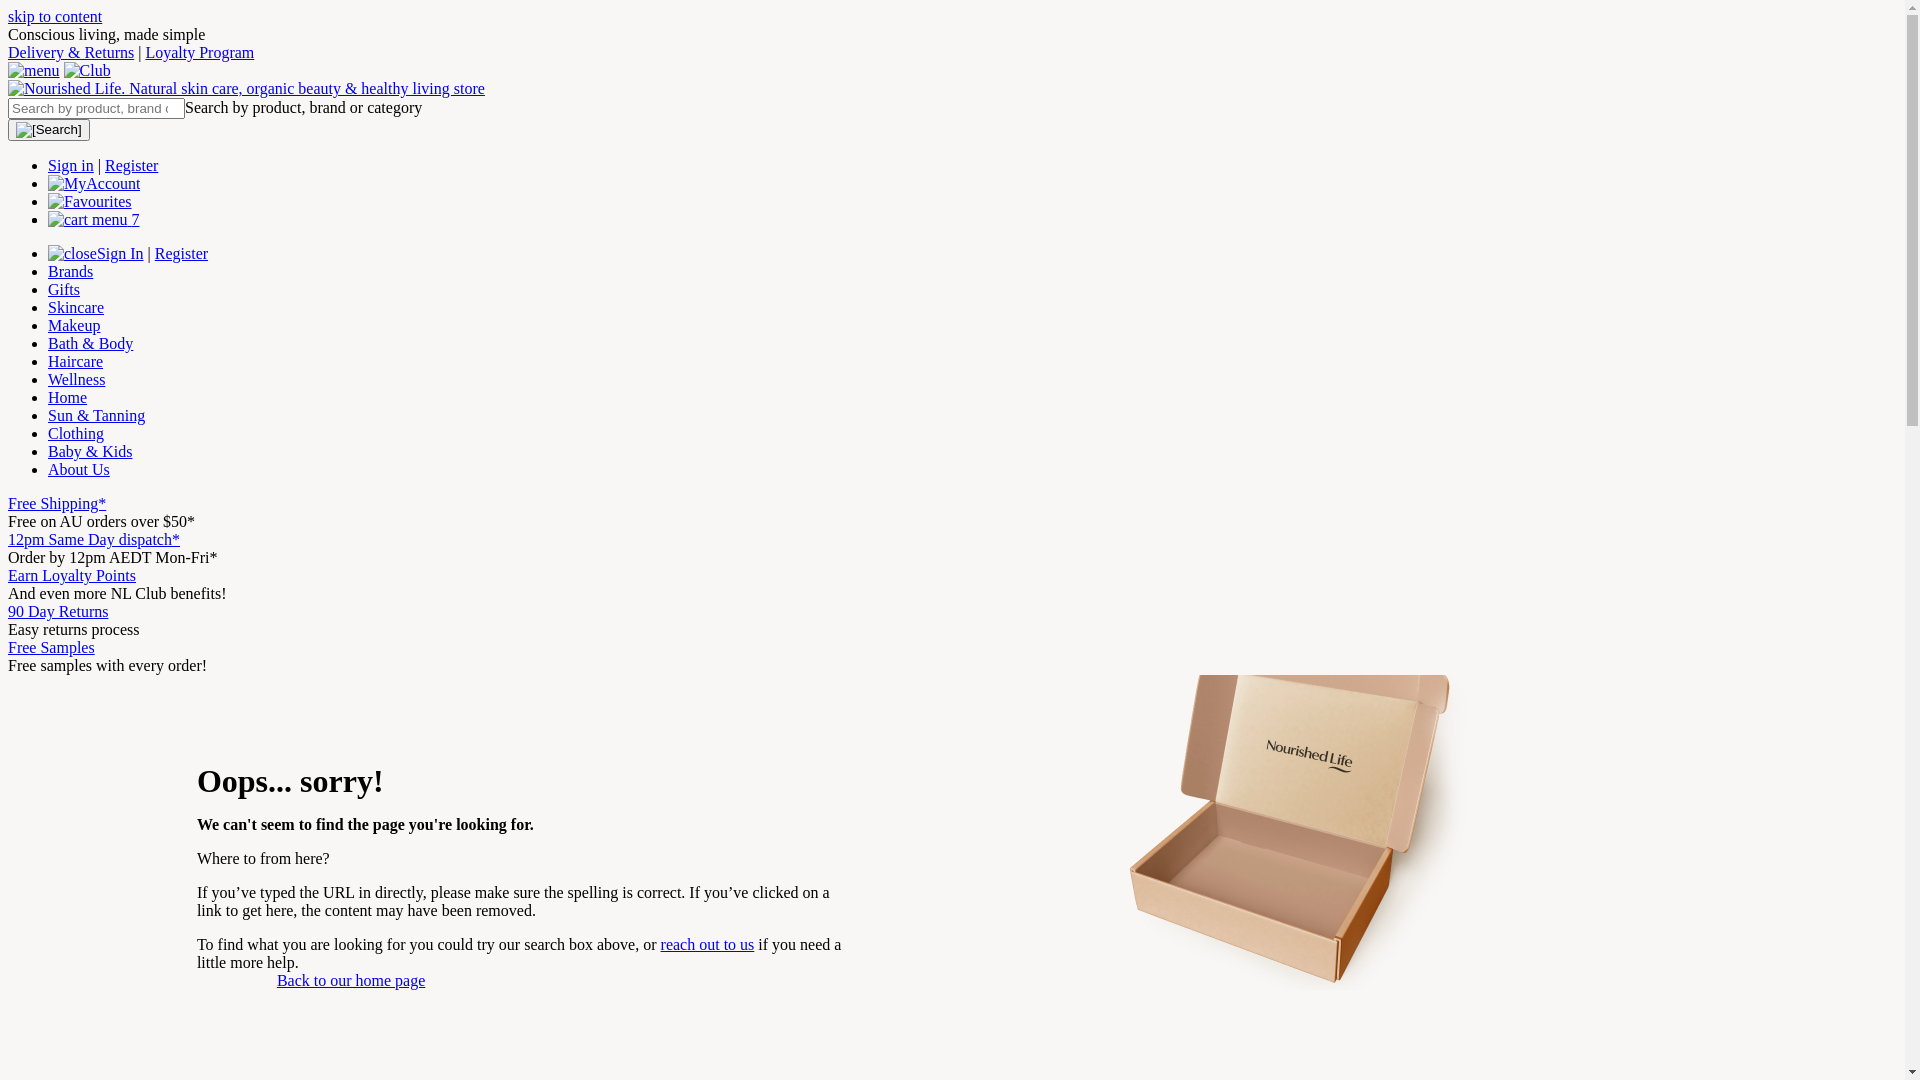 The width and height of the screenshot is (1920, 1080). I want to click on 'Brands', so click(70, 271).